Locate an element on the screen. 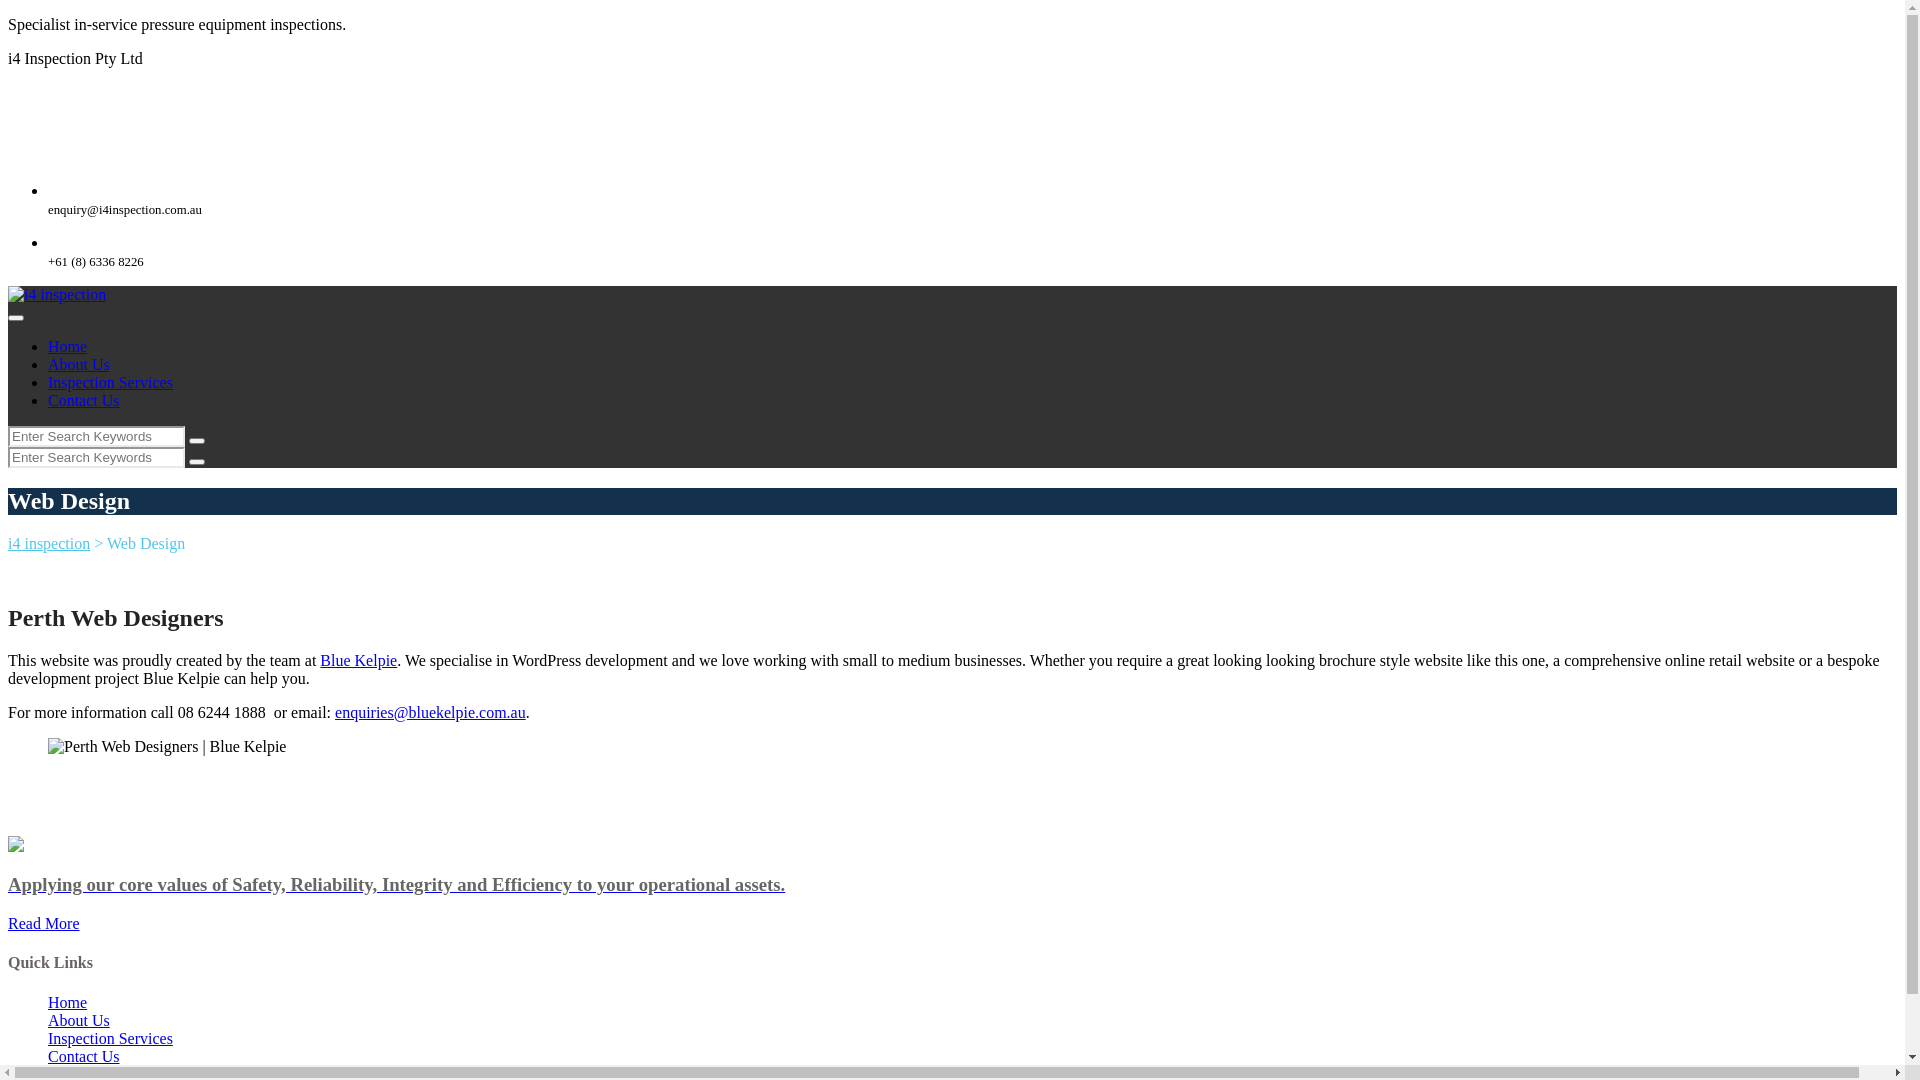 The image size is (1920, 1080). 'Inspection Services' is located at coordinates (109, 1037).